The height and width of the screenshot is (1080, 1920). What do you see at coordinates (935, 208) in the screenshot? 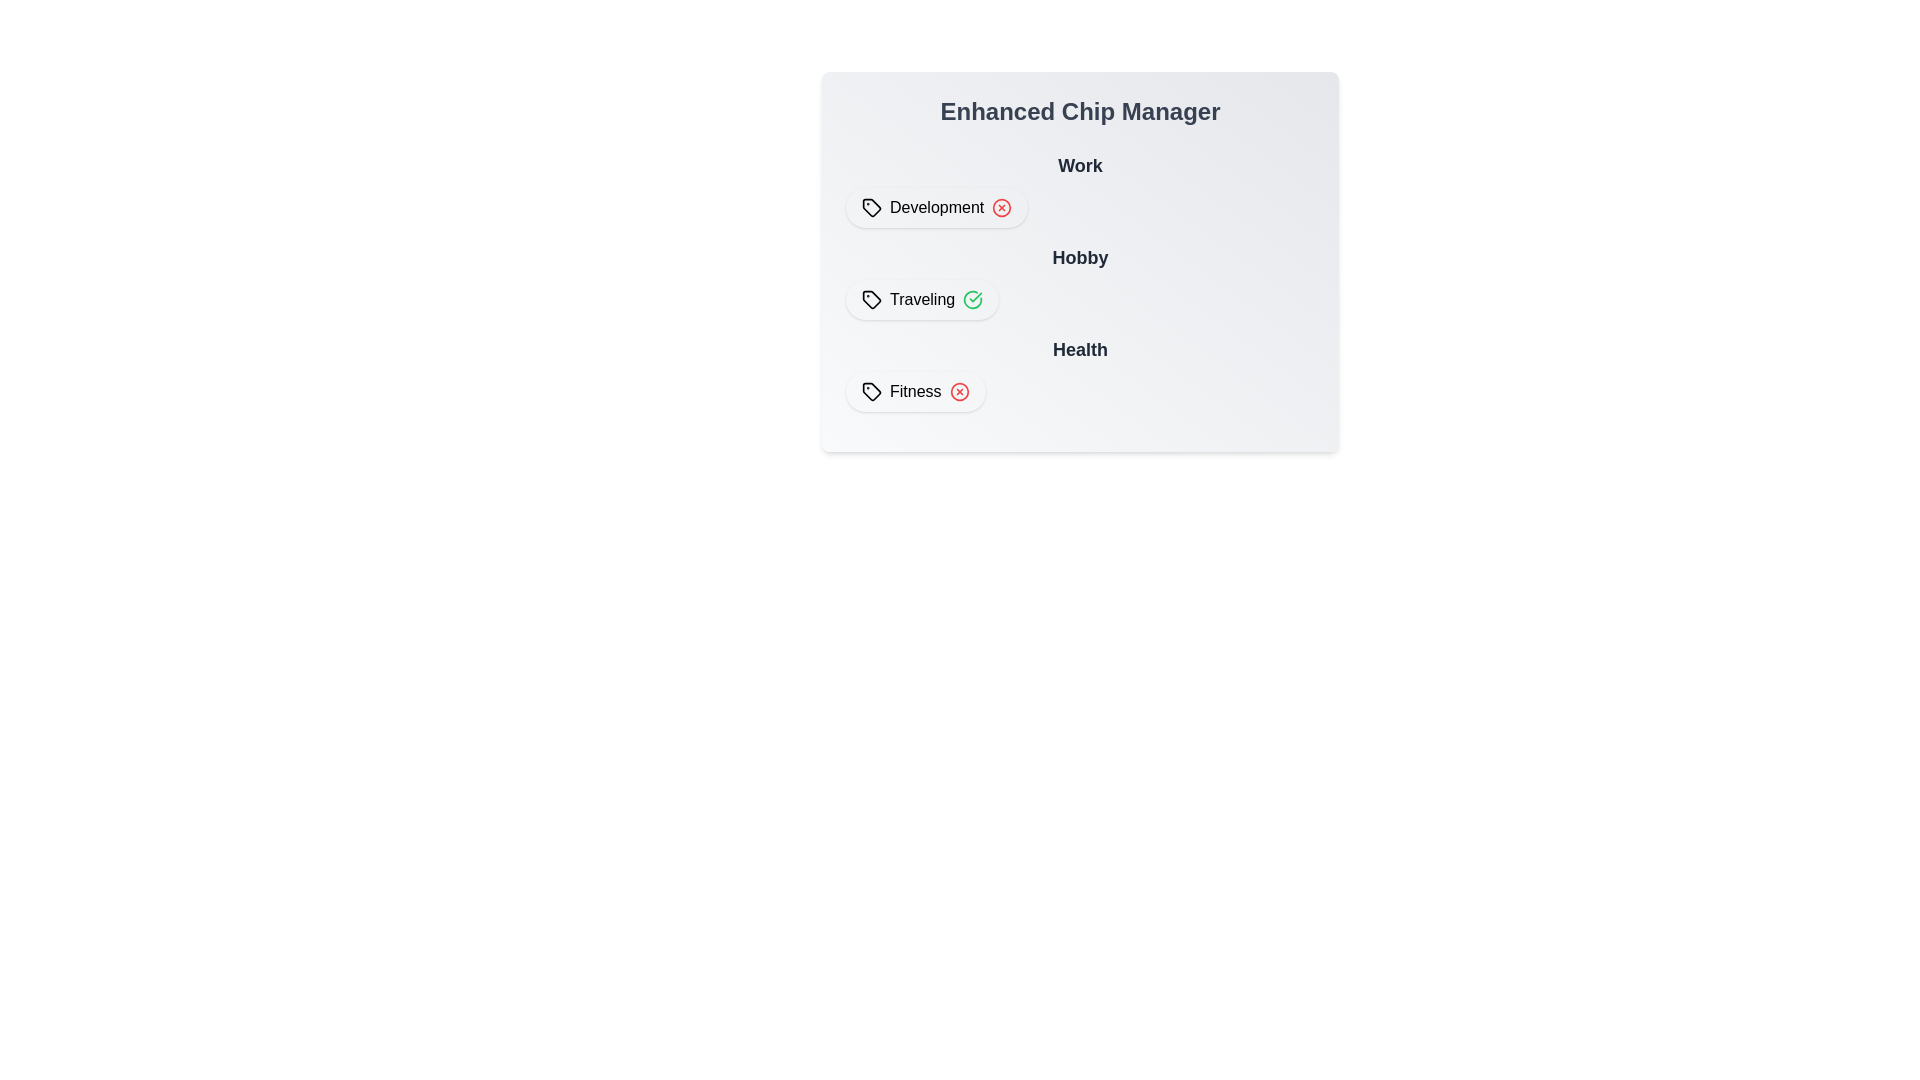
I see `the chip labeled Development` at bounding box center [935, 208].